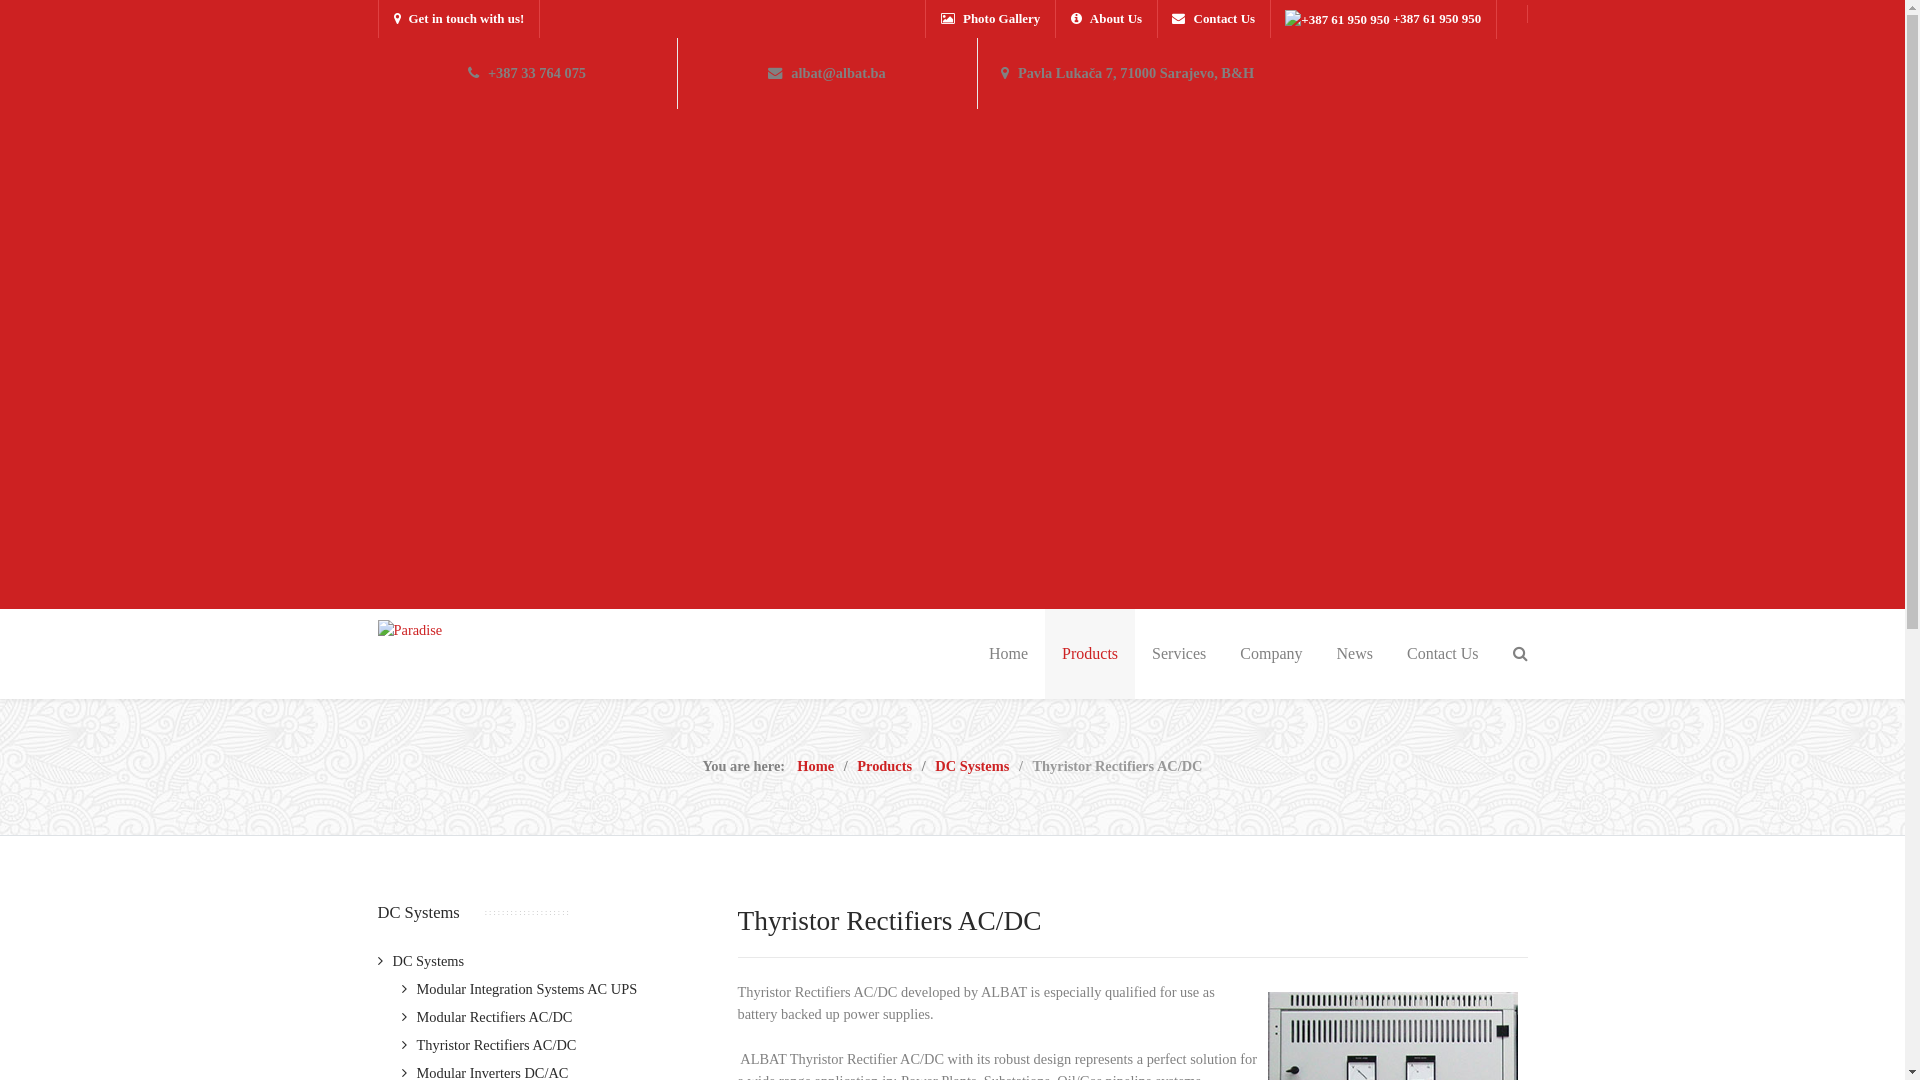 The width and height of the screenshot is (1920, 1080). I want to click on 'Company Information', so click(1048, 736).